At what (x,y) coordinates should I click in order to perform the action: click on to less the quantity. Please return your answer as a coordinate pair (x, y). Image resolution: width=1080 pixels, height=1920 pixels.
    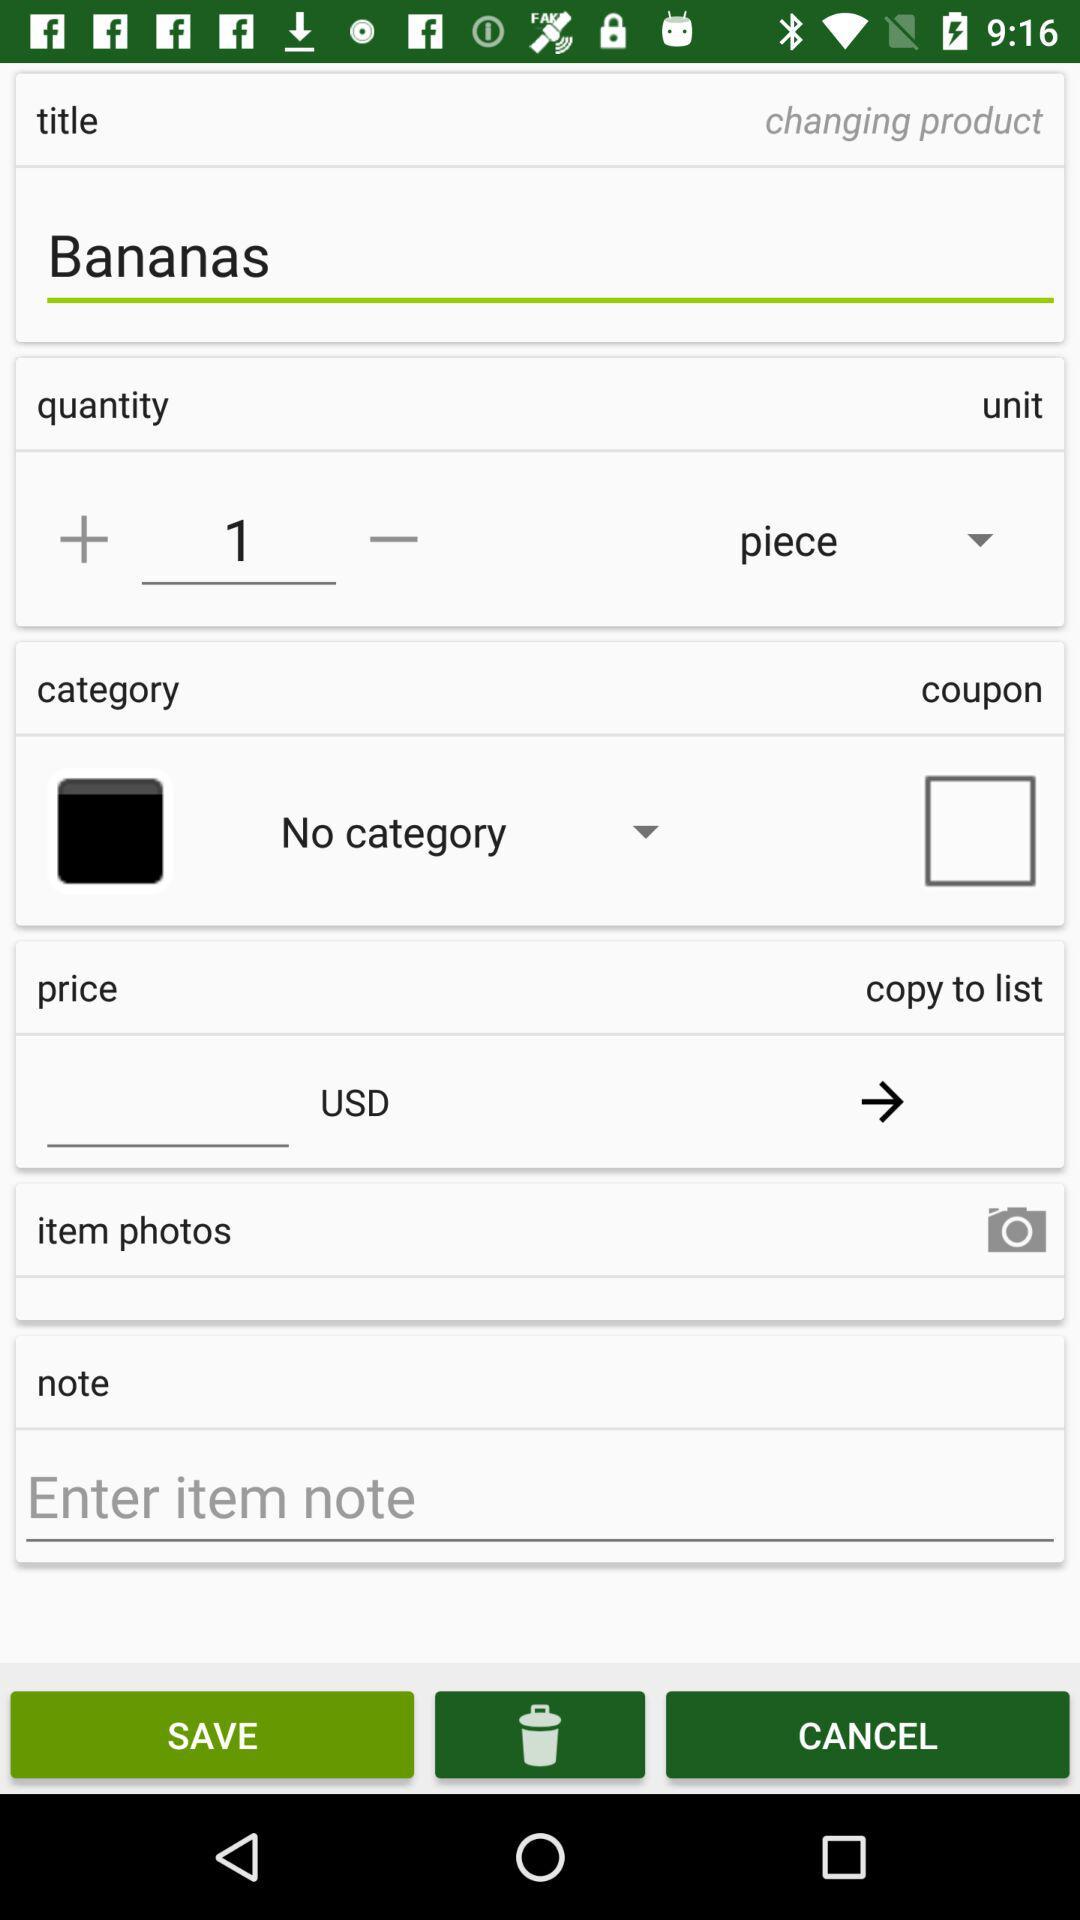
    Looking at the image, I should click on (393, 539).